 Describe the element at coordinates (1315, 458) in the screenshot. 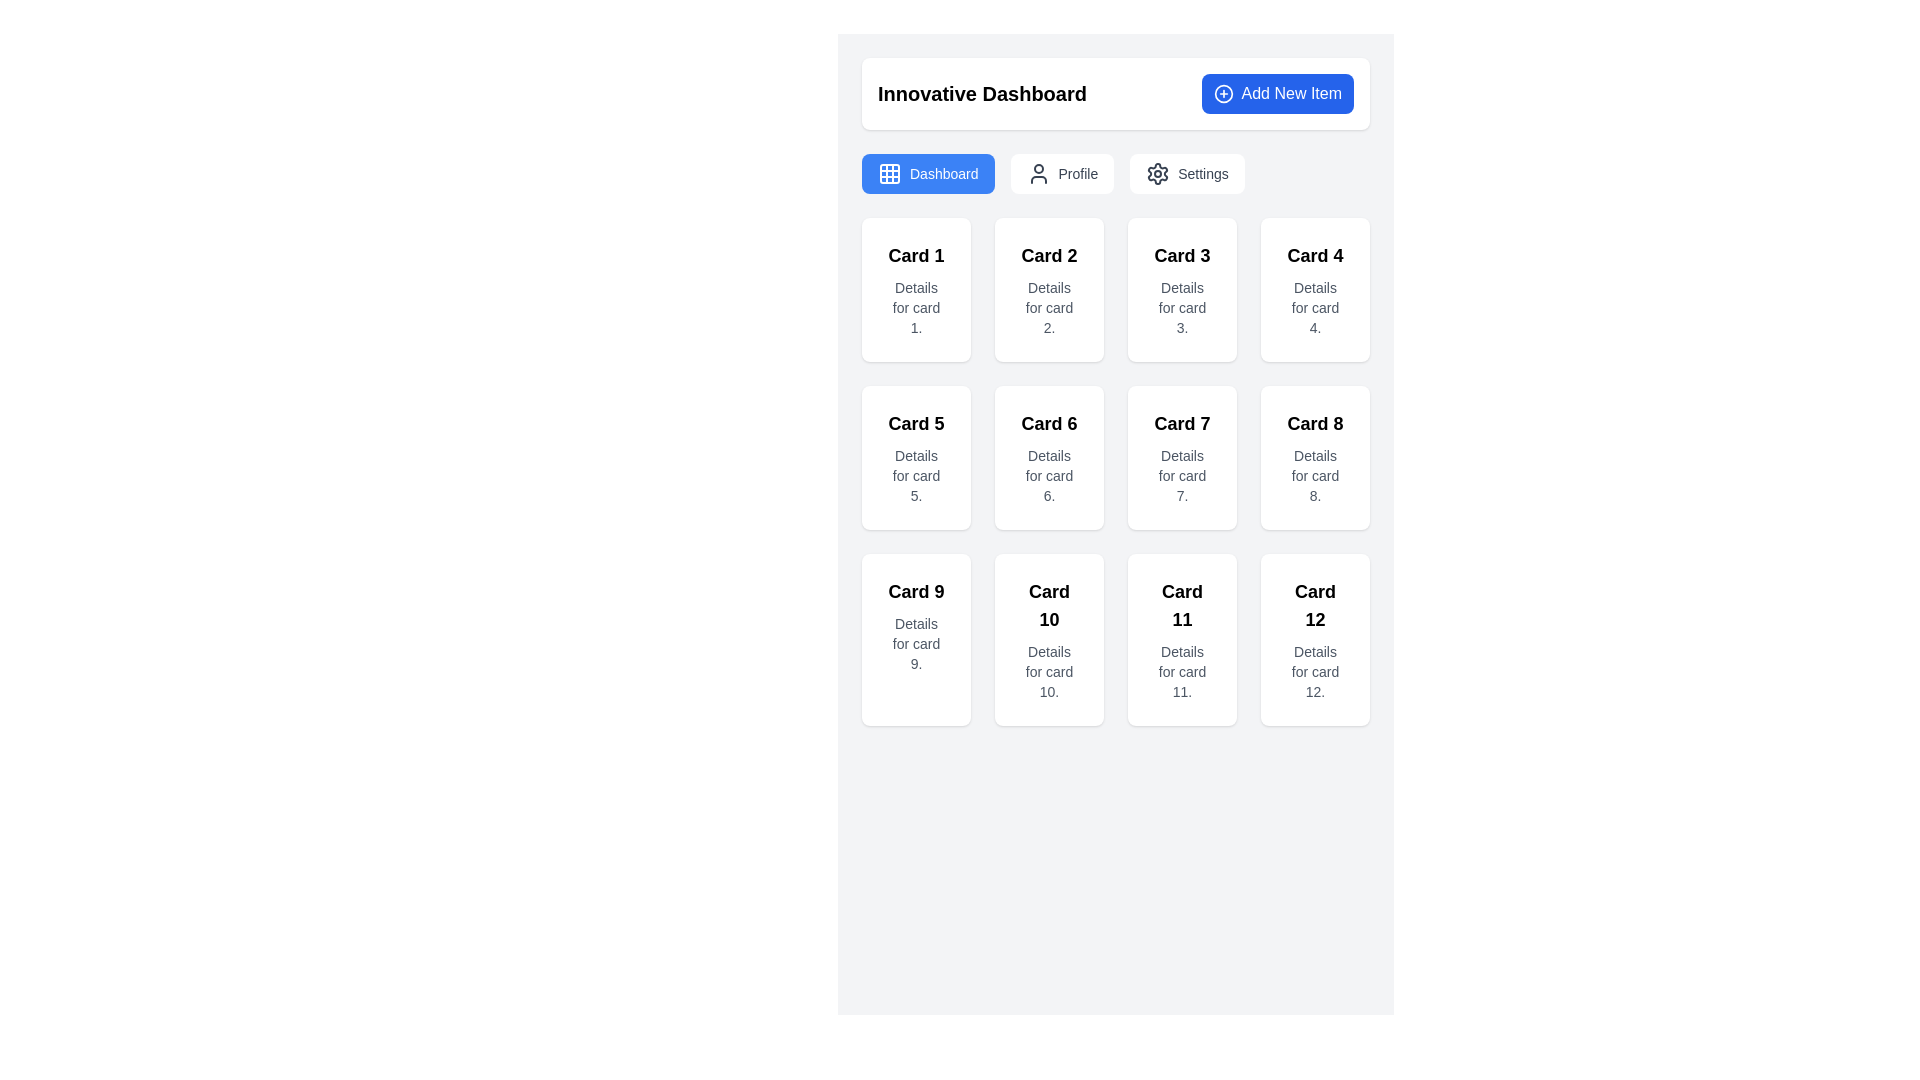

I see `the content of the rectangular card titled 'Card 8' with a white background, shadow styling, and rounded corners, located in the second row, fourth column of the grid` at that location.